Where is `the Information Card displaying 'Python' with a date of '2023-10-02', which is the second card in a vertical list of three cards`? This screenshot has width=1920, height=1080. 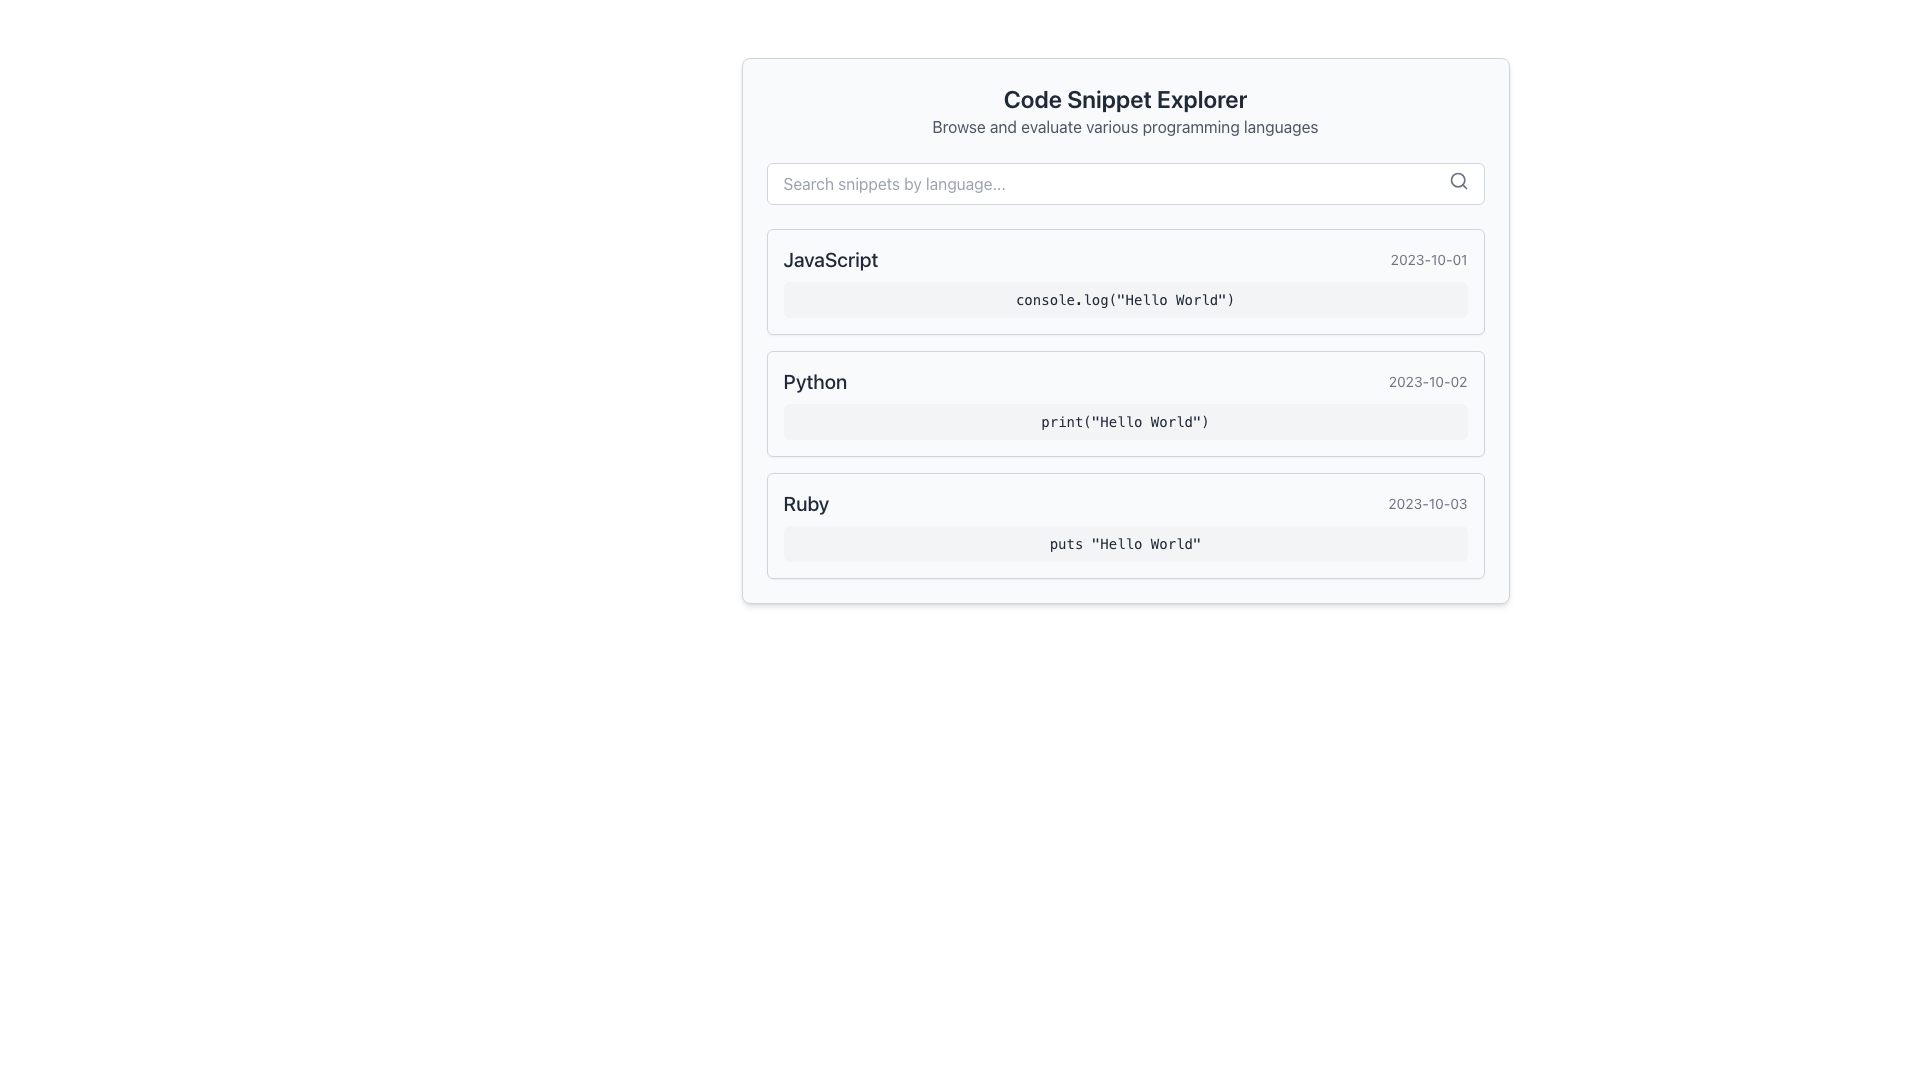 the Information Card displaying 'Python' with a date of '2023-10-02', which is the second card in a vertical list of three cards is located at coordinates (1125, 404).